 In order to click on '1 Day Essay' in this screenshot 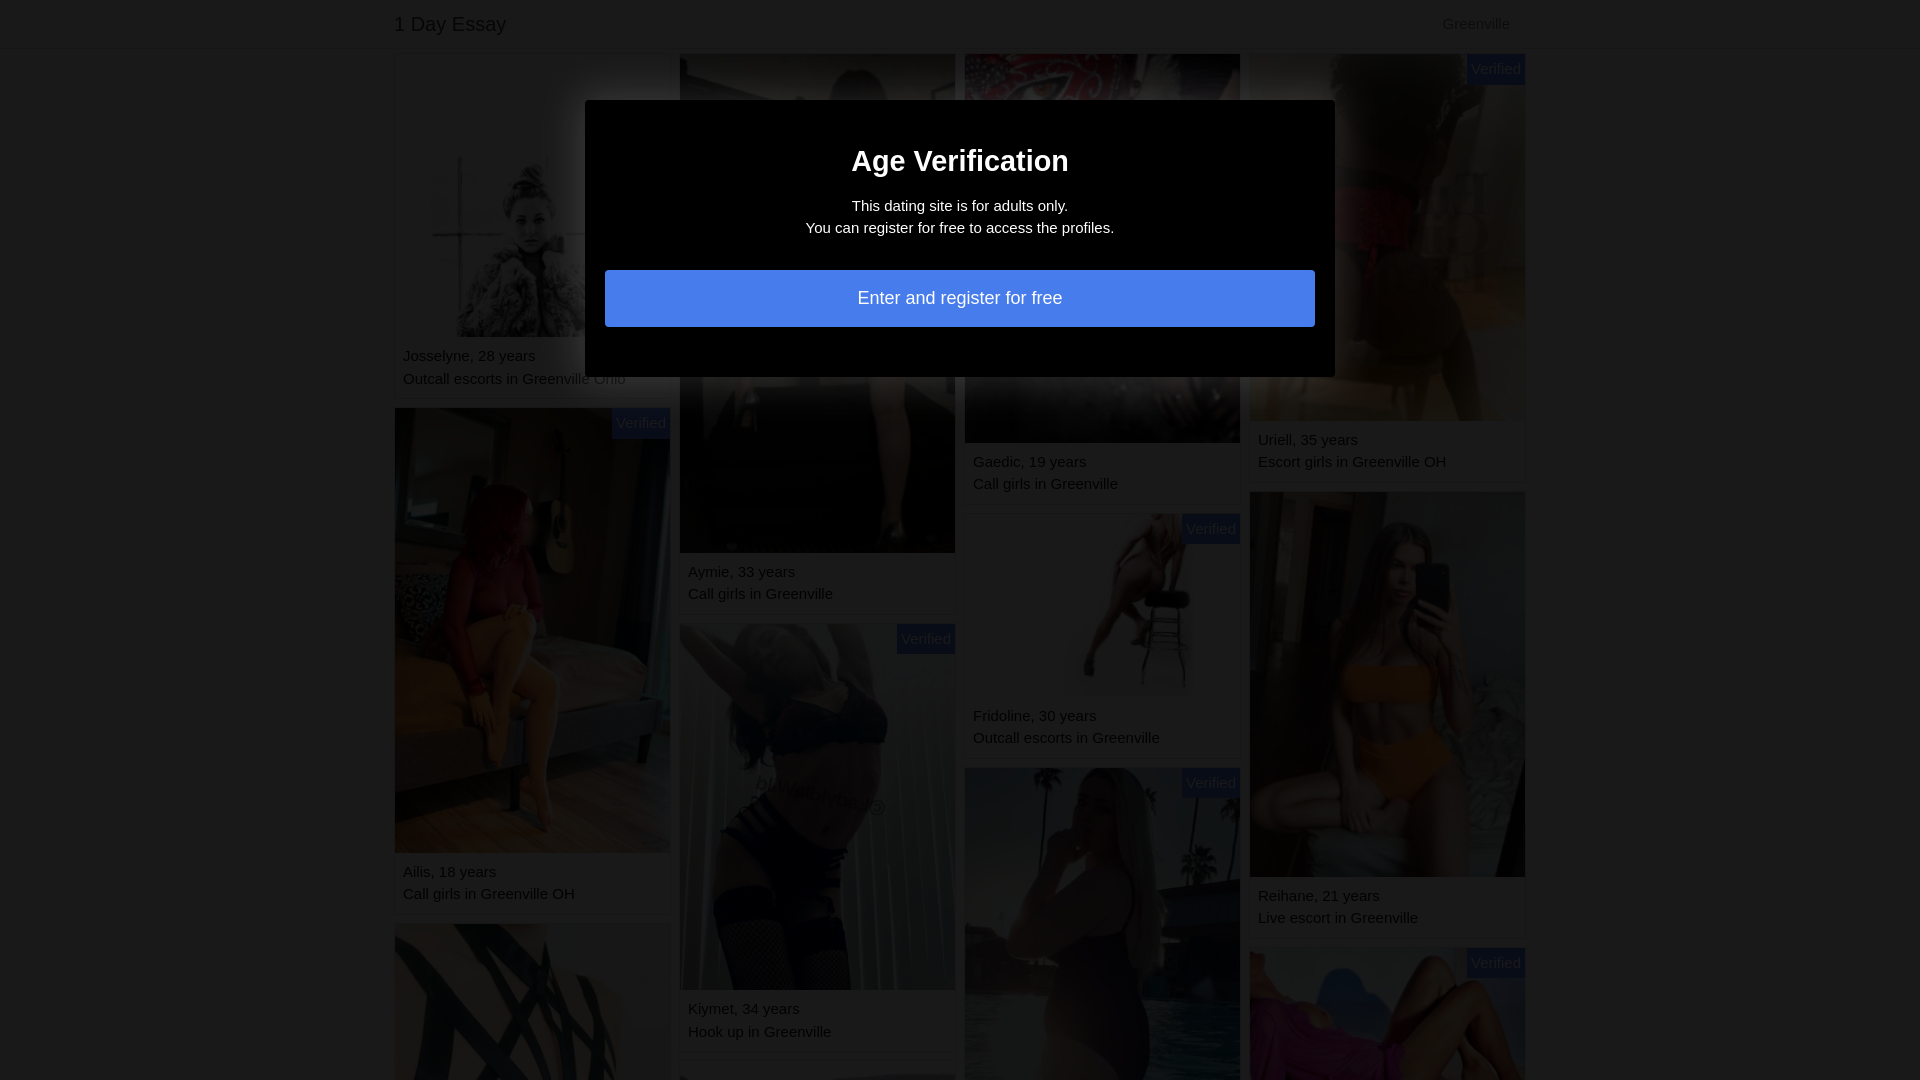, I will do `click(393, 23)`.